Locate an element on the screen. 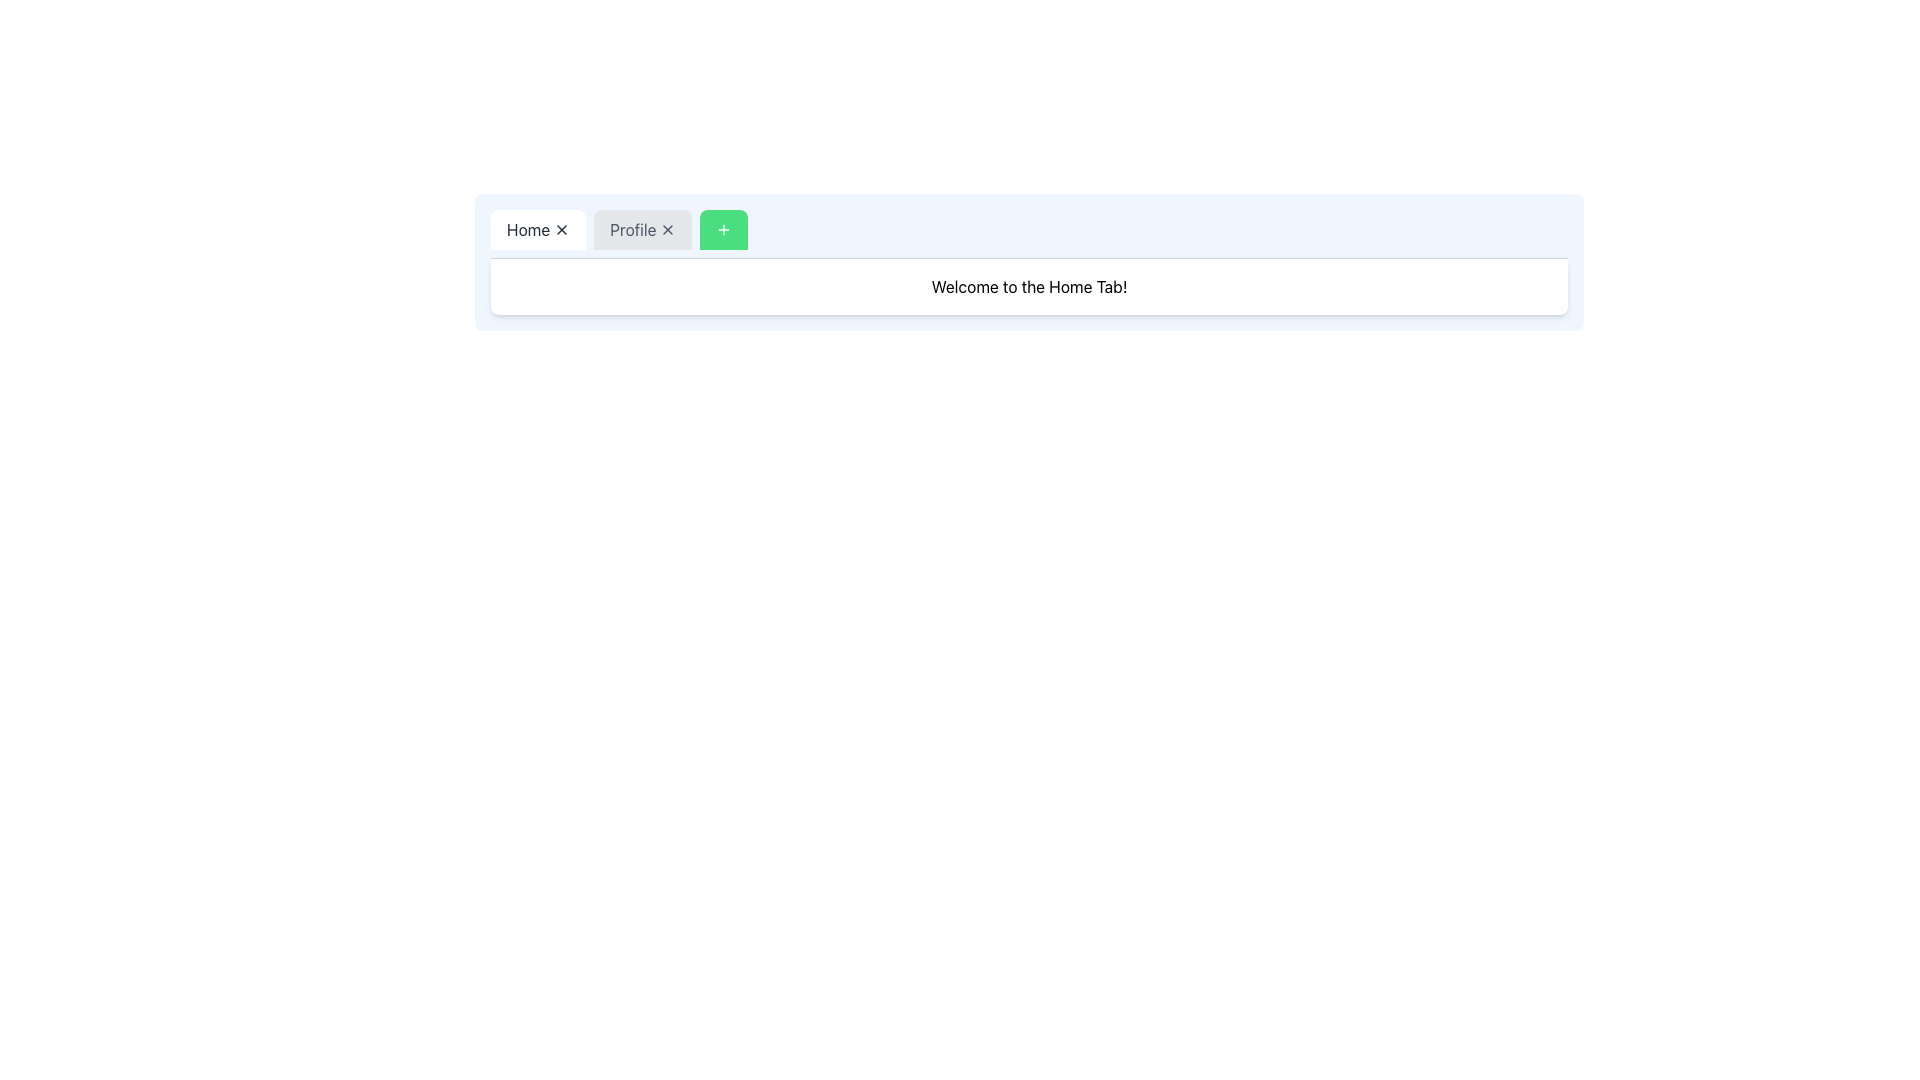  the welcoming header text label located at the center of the white rounded rectangular box below the navigation bar is located at coordinates (1029, 286).